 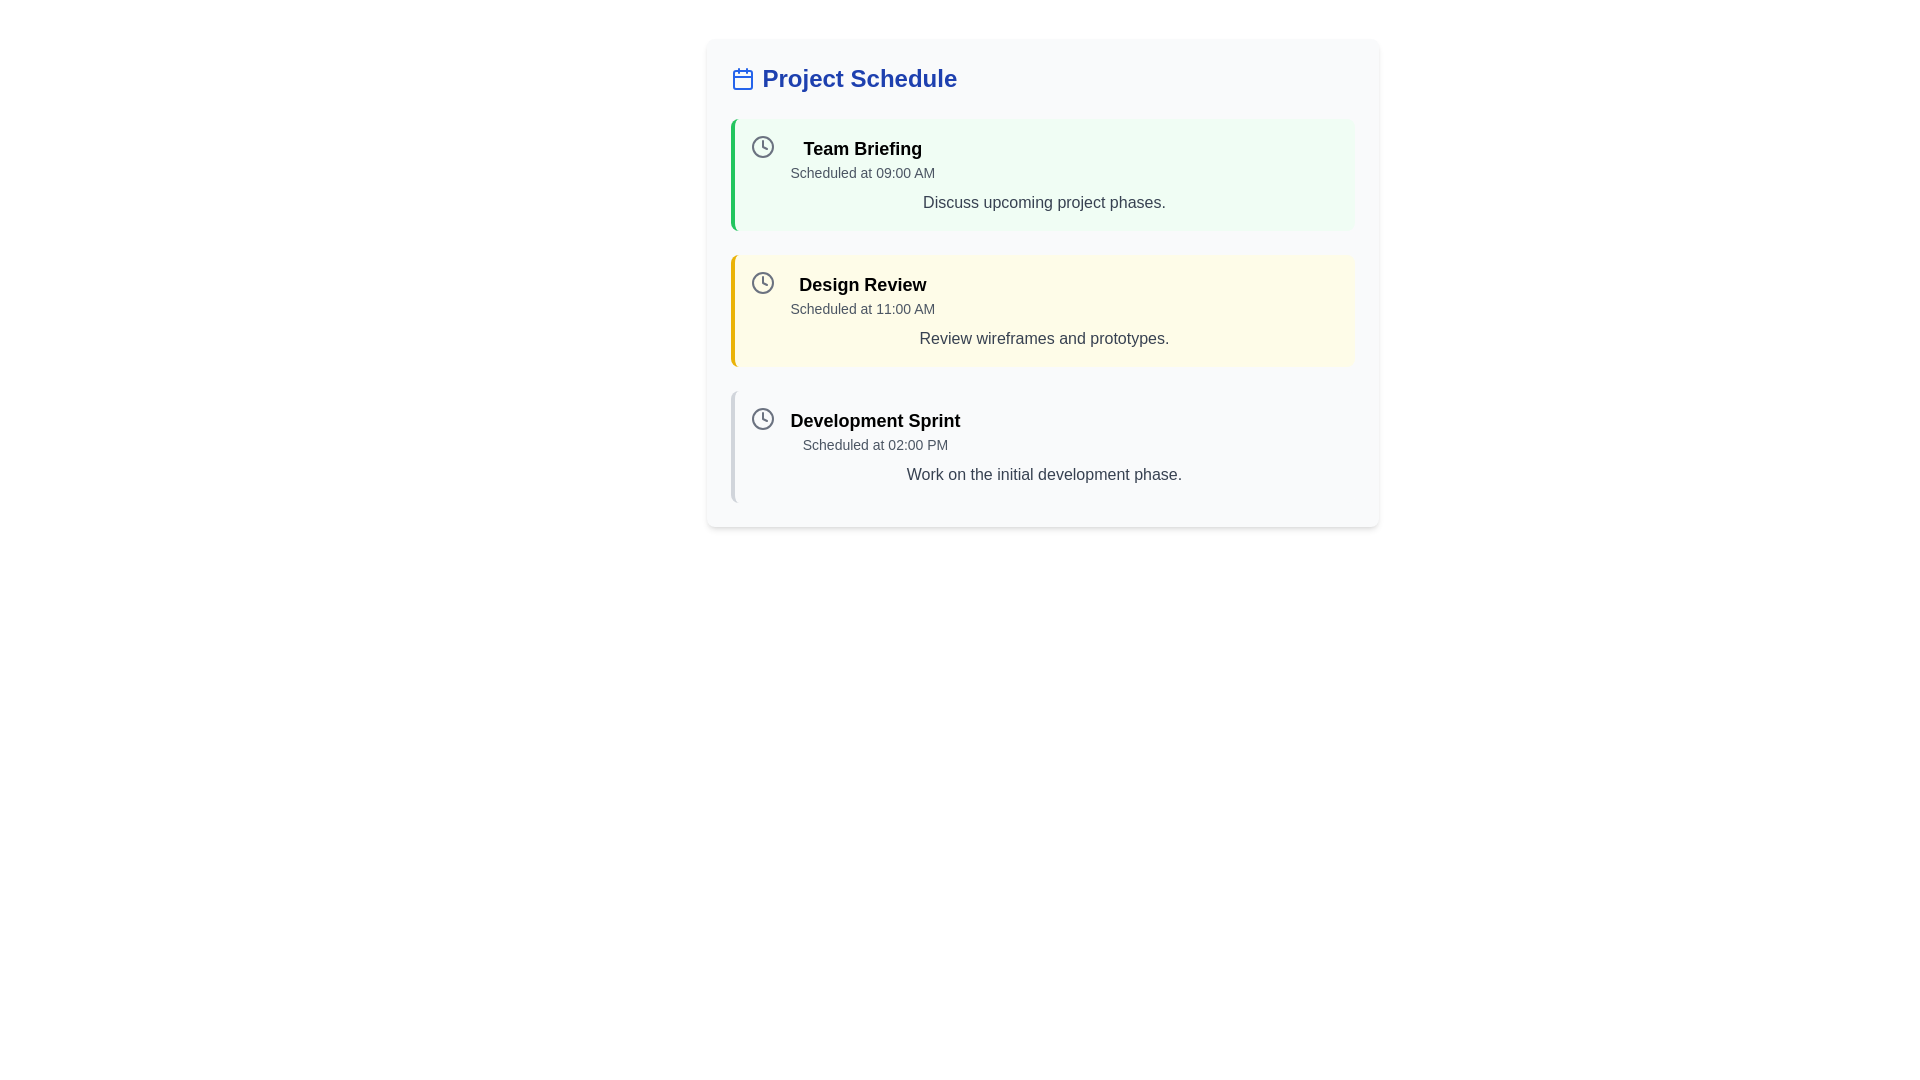 What do you see at coordinates (1041, 311) in the screenshot?
I see `the Informational card labeled 'Design Review' with a scheduled time of 'Scheduled at 11:00 AM', which is the second item in the list of informational cards` at bounding box center [1041, 311].